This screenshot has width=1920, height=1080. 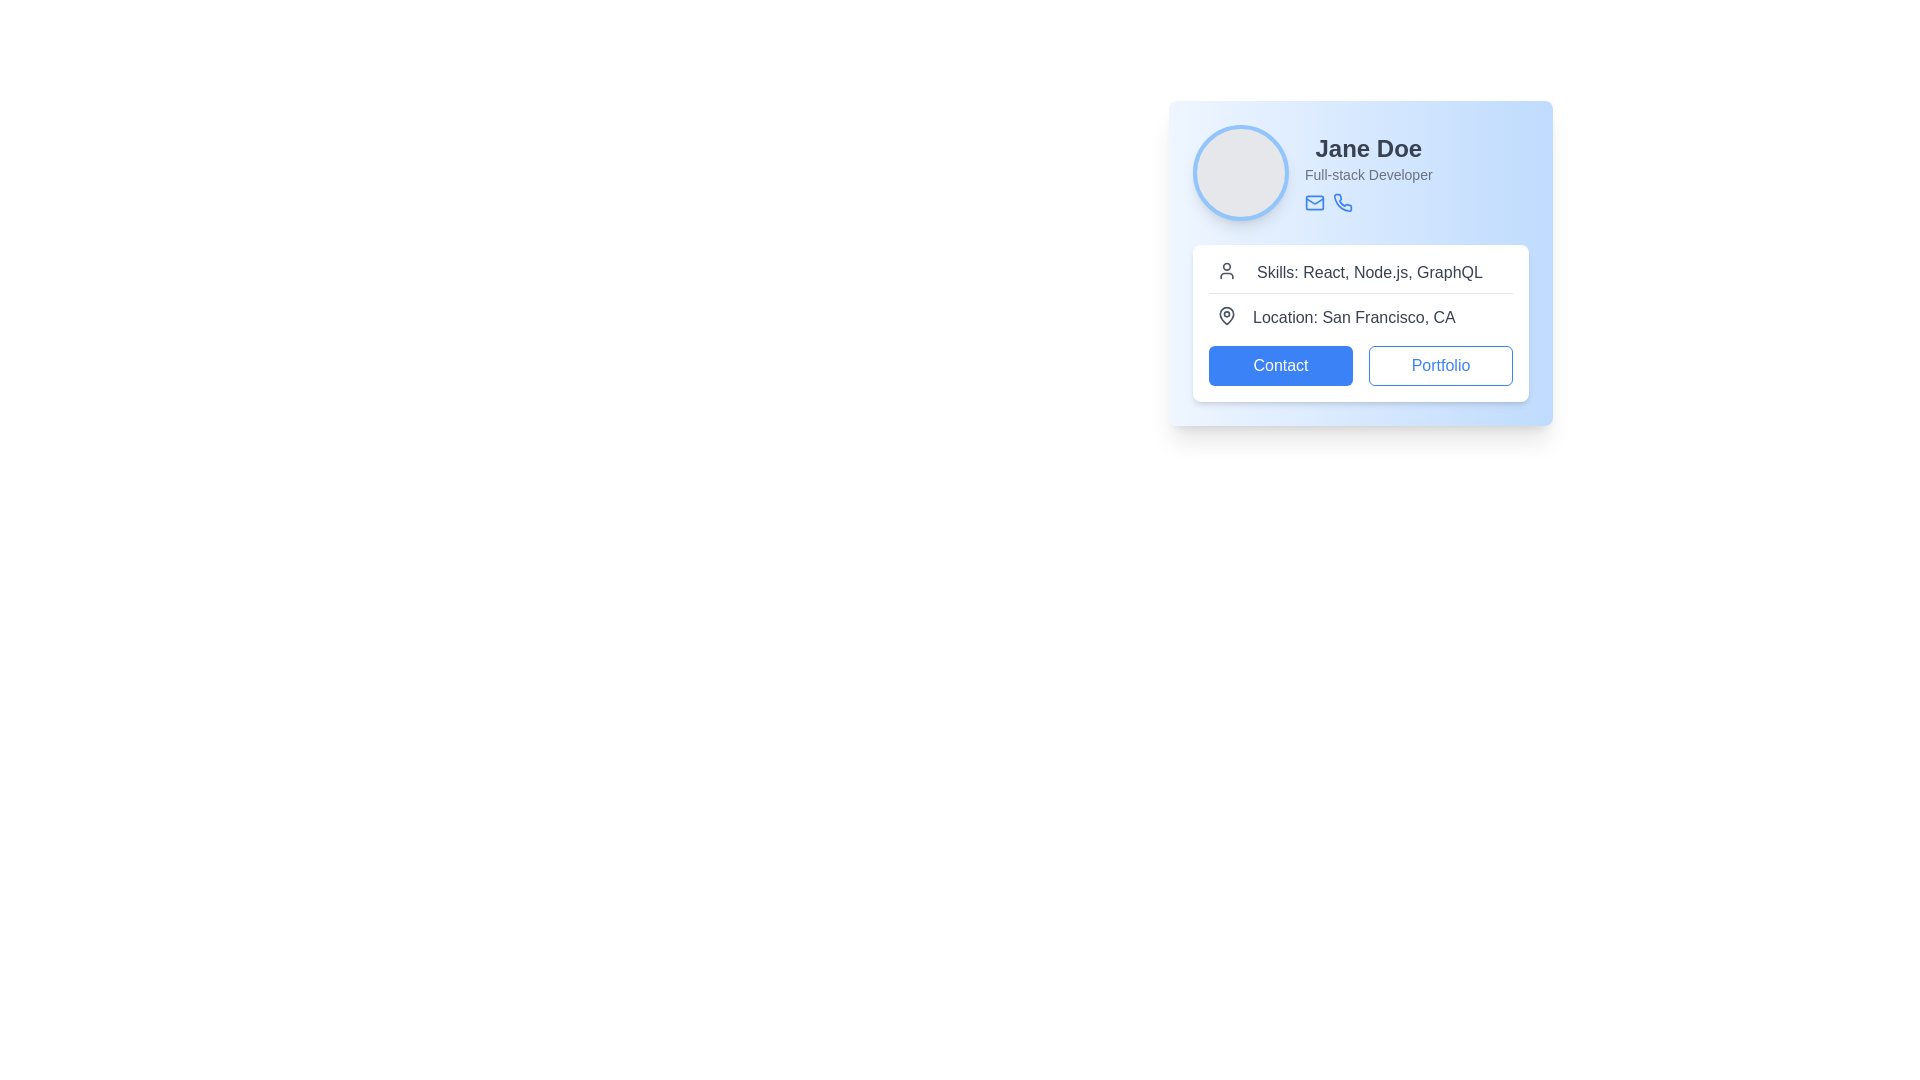 What do you see at coordinates (1360, 316) in the screenshot?
I see `the Label with Icon displaying 'Location: San Francisco, CA' which features a gray map pin icon to its left, located below the text 'Skills: React, Node.js, GraphQL'` at bounding box center [1360, 316].